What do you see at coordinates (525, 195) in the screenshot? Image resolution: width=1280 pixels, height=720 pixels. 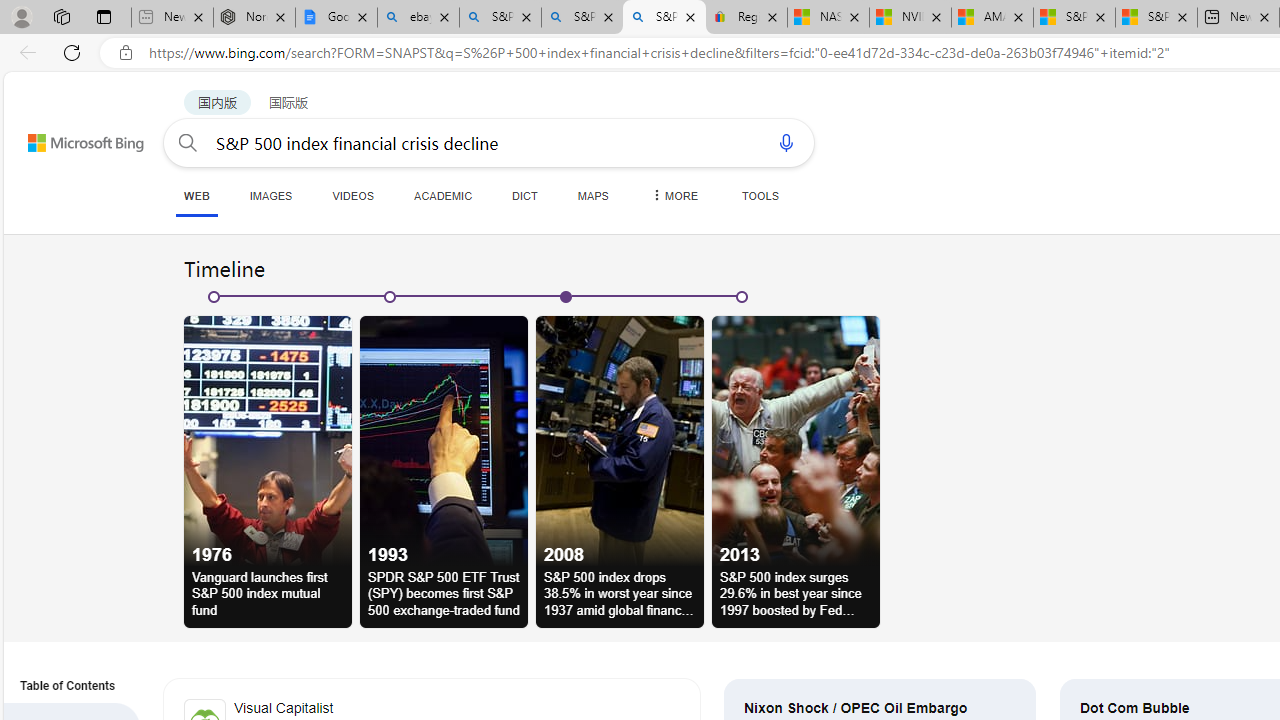 I see `'DICT'` at bounding box center [525, 195].